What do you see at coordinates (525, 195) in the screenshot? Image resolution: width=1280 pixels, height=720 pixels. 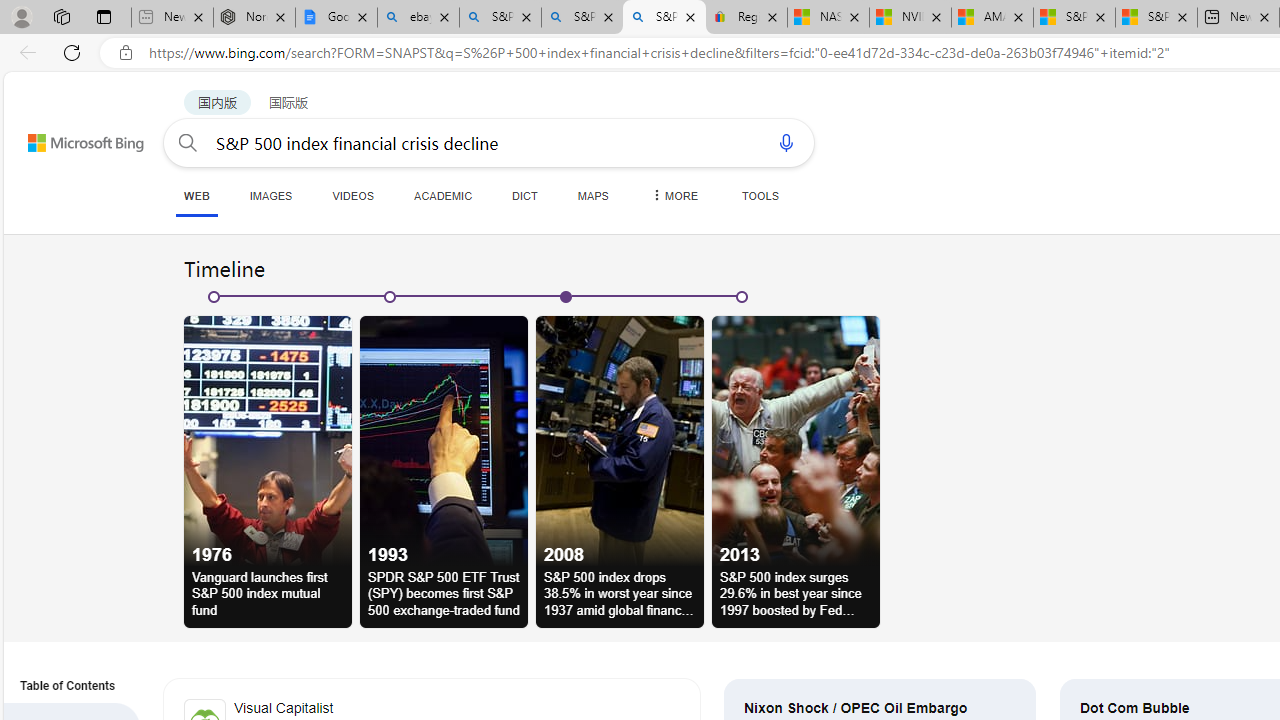 I see `'DICT'` at bounding box center [525, 195].